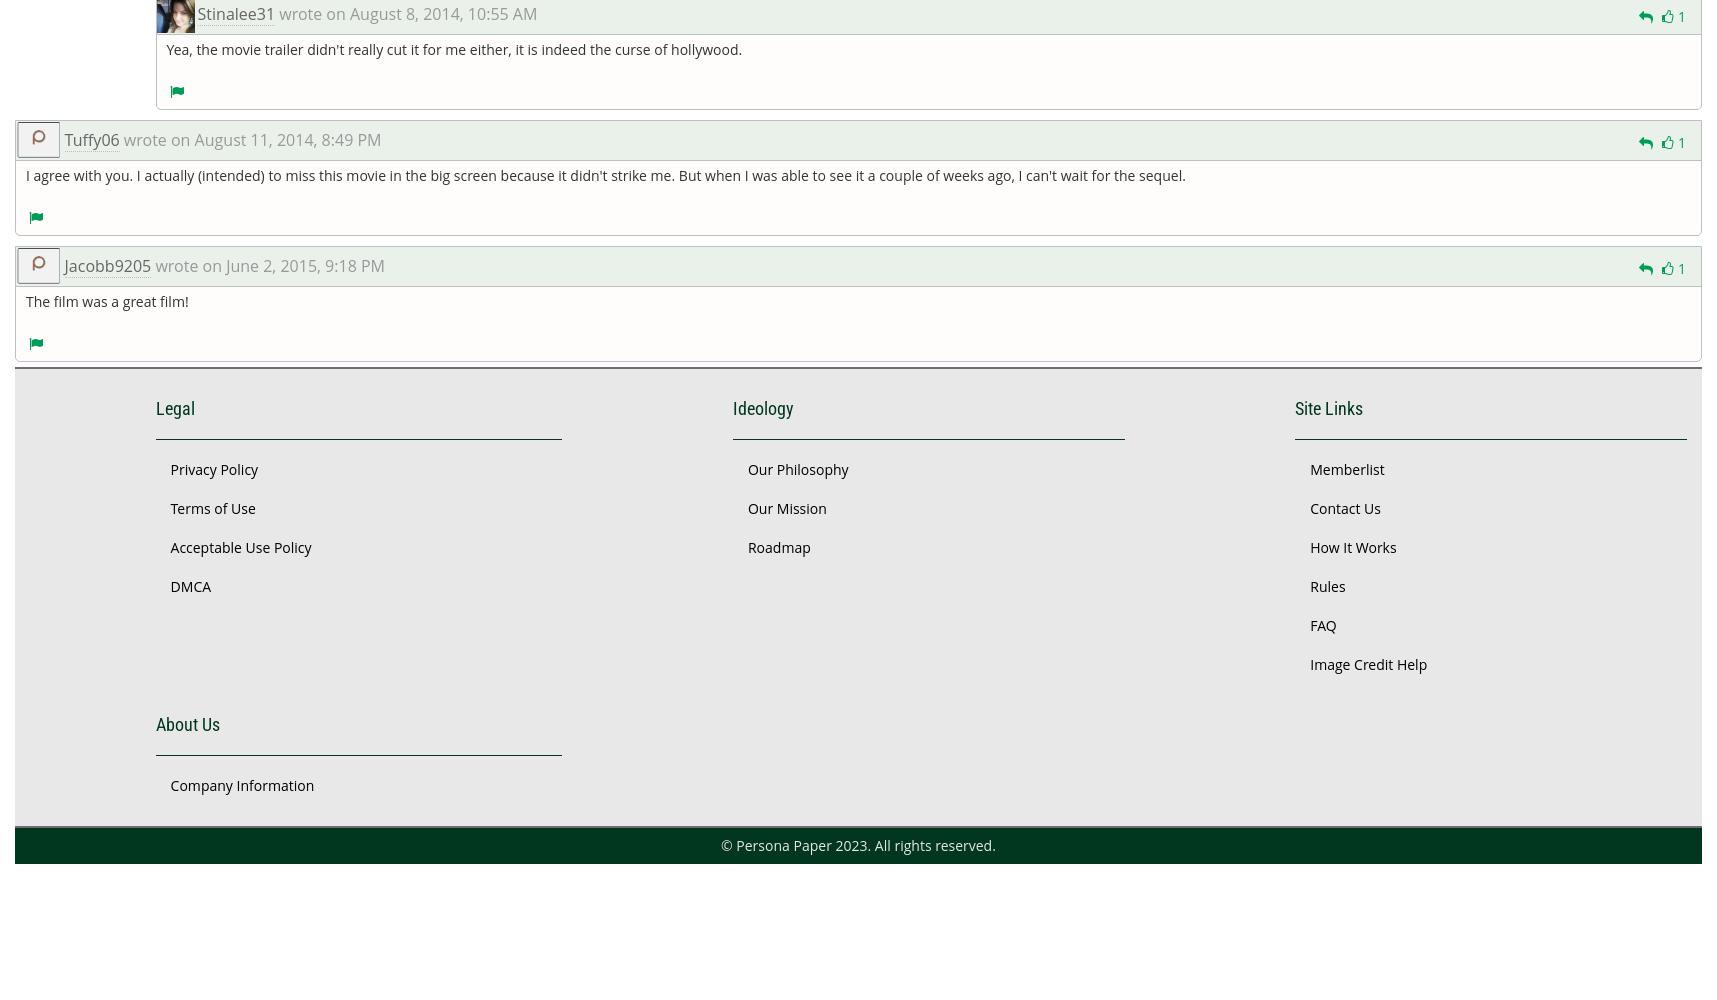 The width and height of the screenshot is (1717, 1000). What do you see at coordinates (796, 467) in the screenshot?
I see `'Our Philosophy'` at bounding box center [796, 467].